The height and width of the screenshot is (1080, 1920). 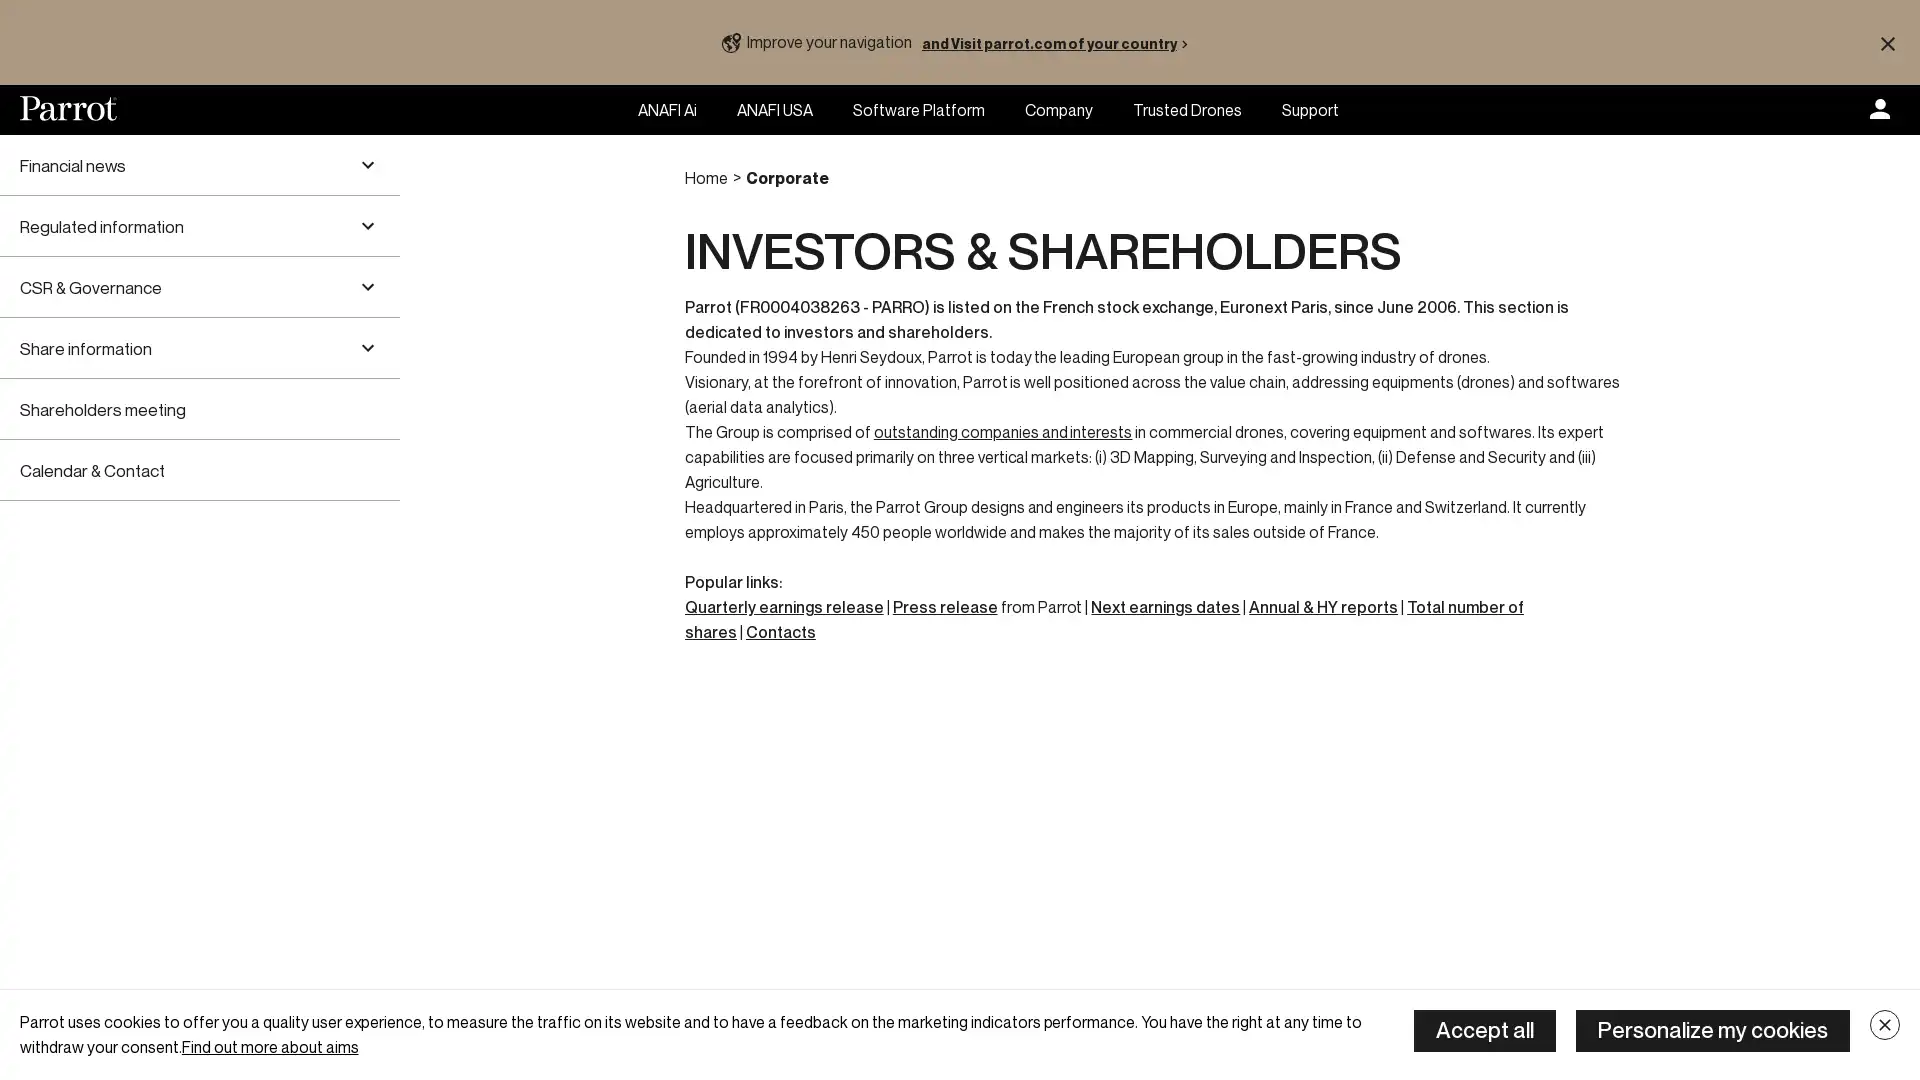 I want to click on close not-good-shop-alert, so click(x=1886, y=42).